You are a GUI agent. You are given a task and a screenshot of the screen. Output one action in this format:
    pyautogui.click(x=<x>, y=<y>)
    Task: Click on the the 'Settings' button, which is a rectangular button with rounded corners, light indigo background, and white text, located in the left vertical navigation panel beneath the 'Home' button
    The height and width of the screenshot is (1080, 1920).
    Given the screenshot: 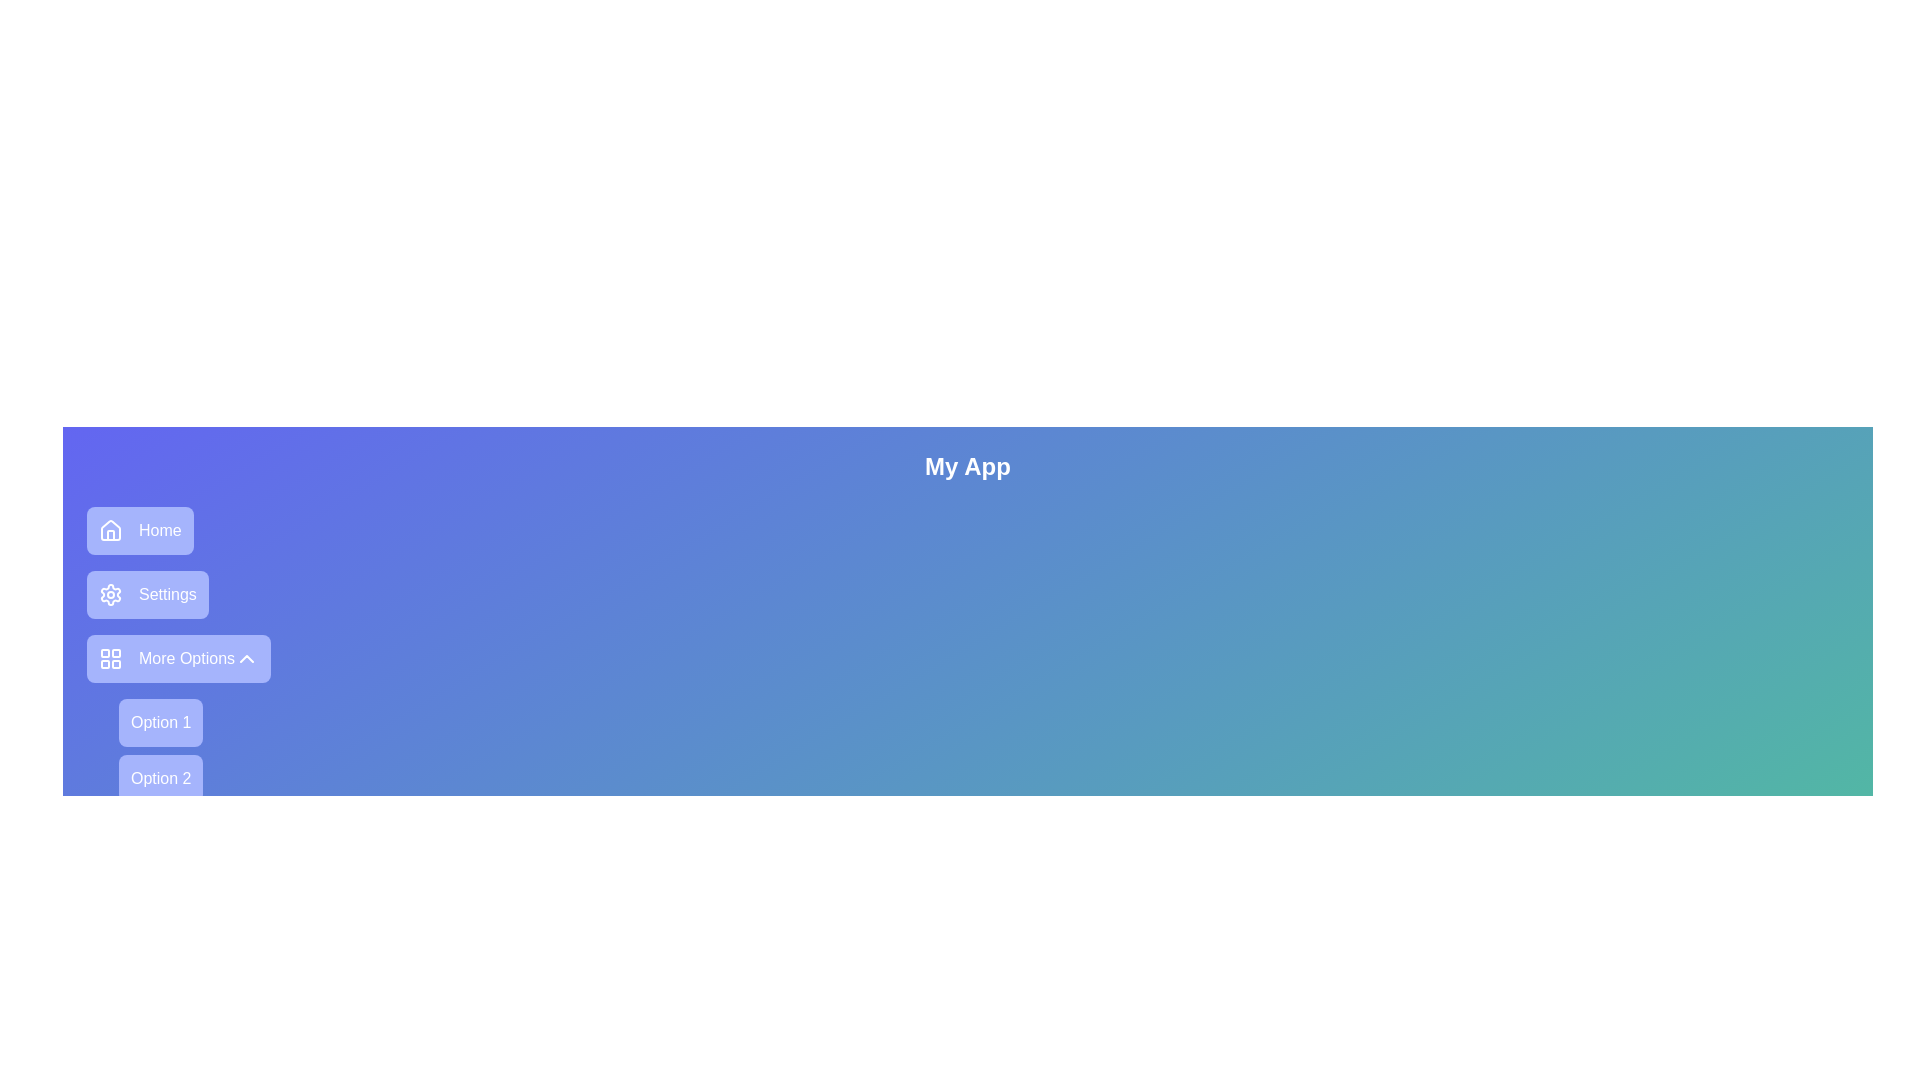 What is the action you would take?
    pyautogui.click(x=146, y=593)
    